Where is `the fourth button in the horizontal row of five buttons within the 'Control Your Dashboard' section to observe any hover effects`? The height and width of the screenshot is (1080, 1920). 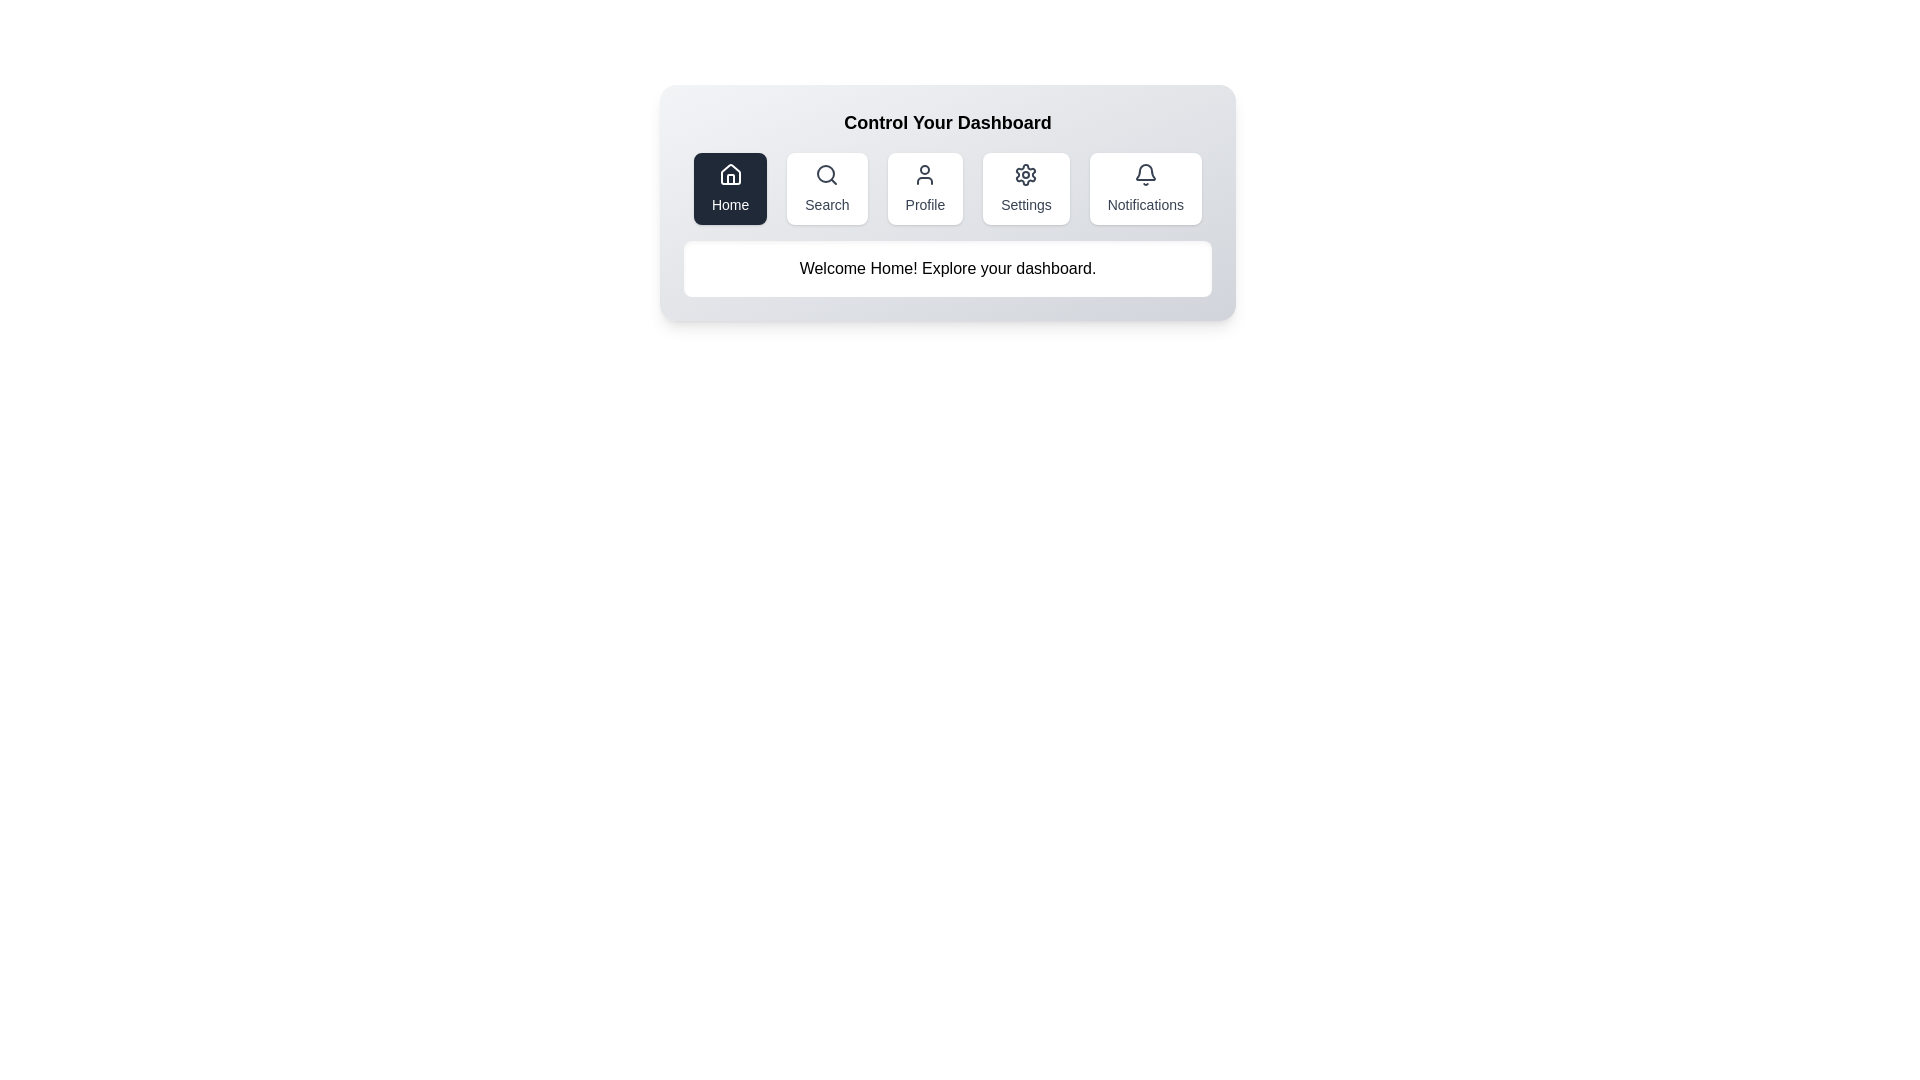
the fourth button in the horizontal row of five buttons within the 'Control Your Dashboard' section to observe any hover effects is located at coordinates (1026, 189).